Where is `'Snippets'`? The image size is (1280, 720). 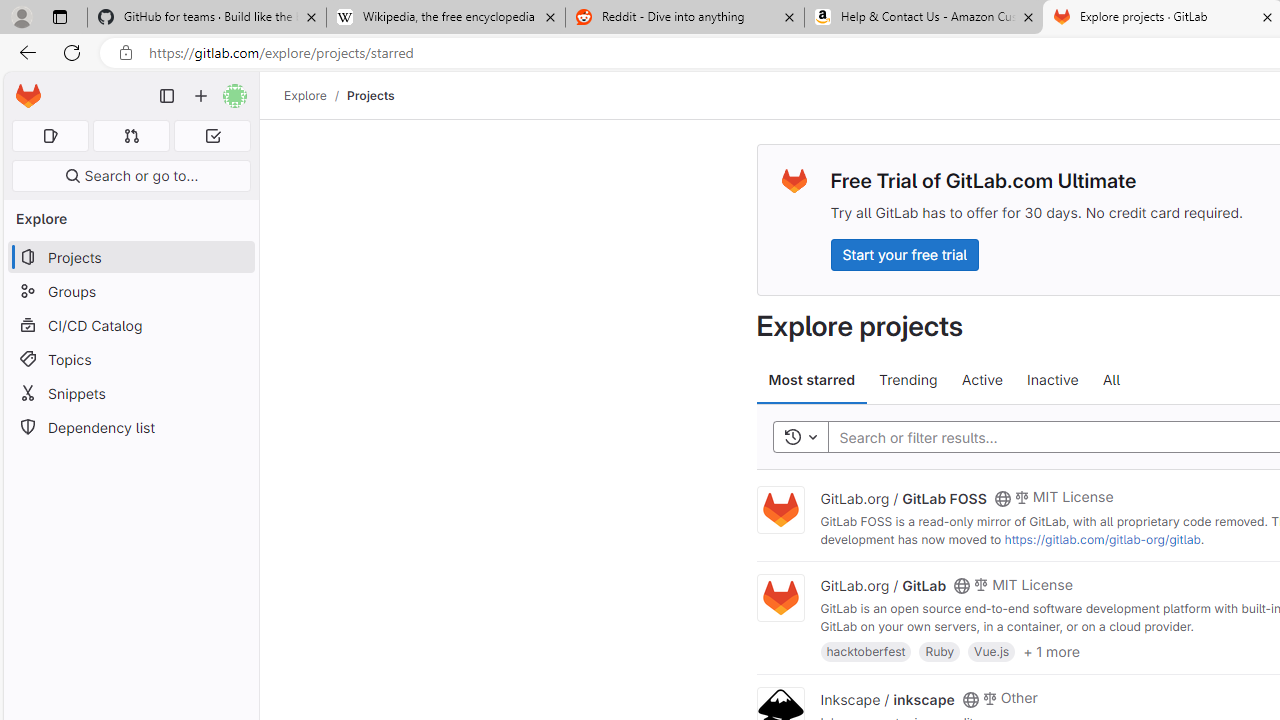 'Snippets' is located at coordinates (130, 393).